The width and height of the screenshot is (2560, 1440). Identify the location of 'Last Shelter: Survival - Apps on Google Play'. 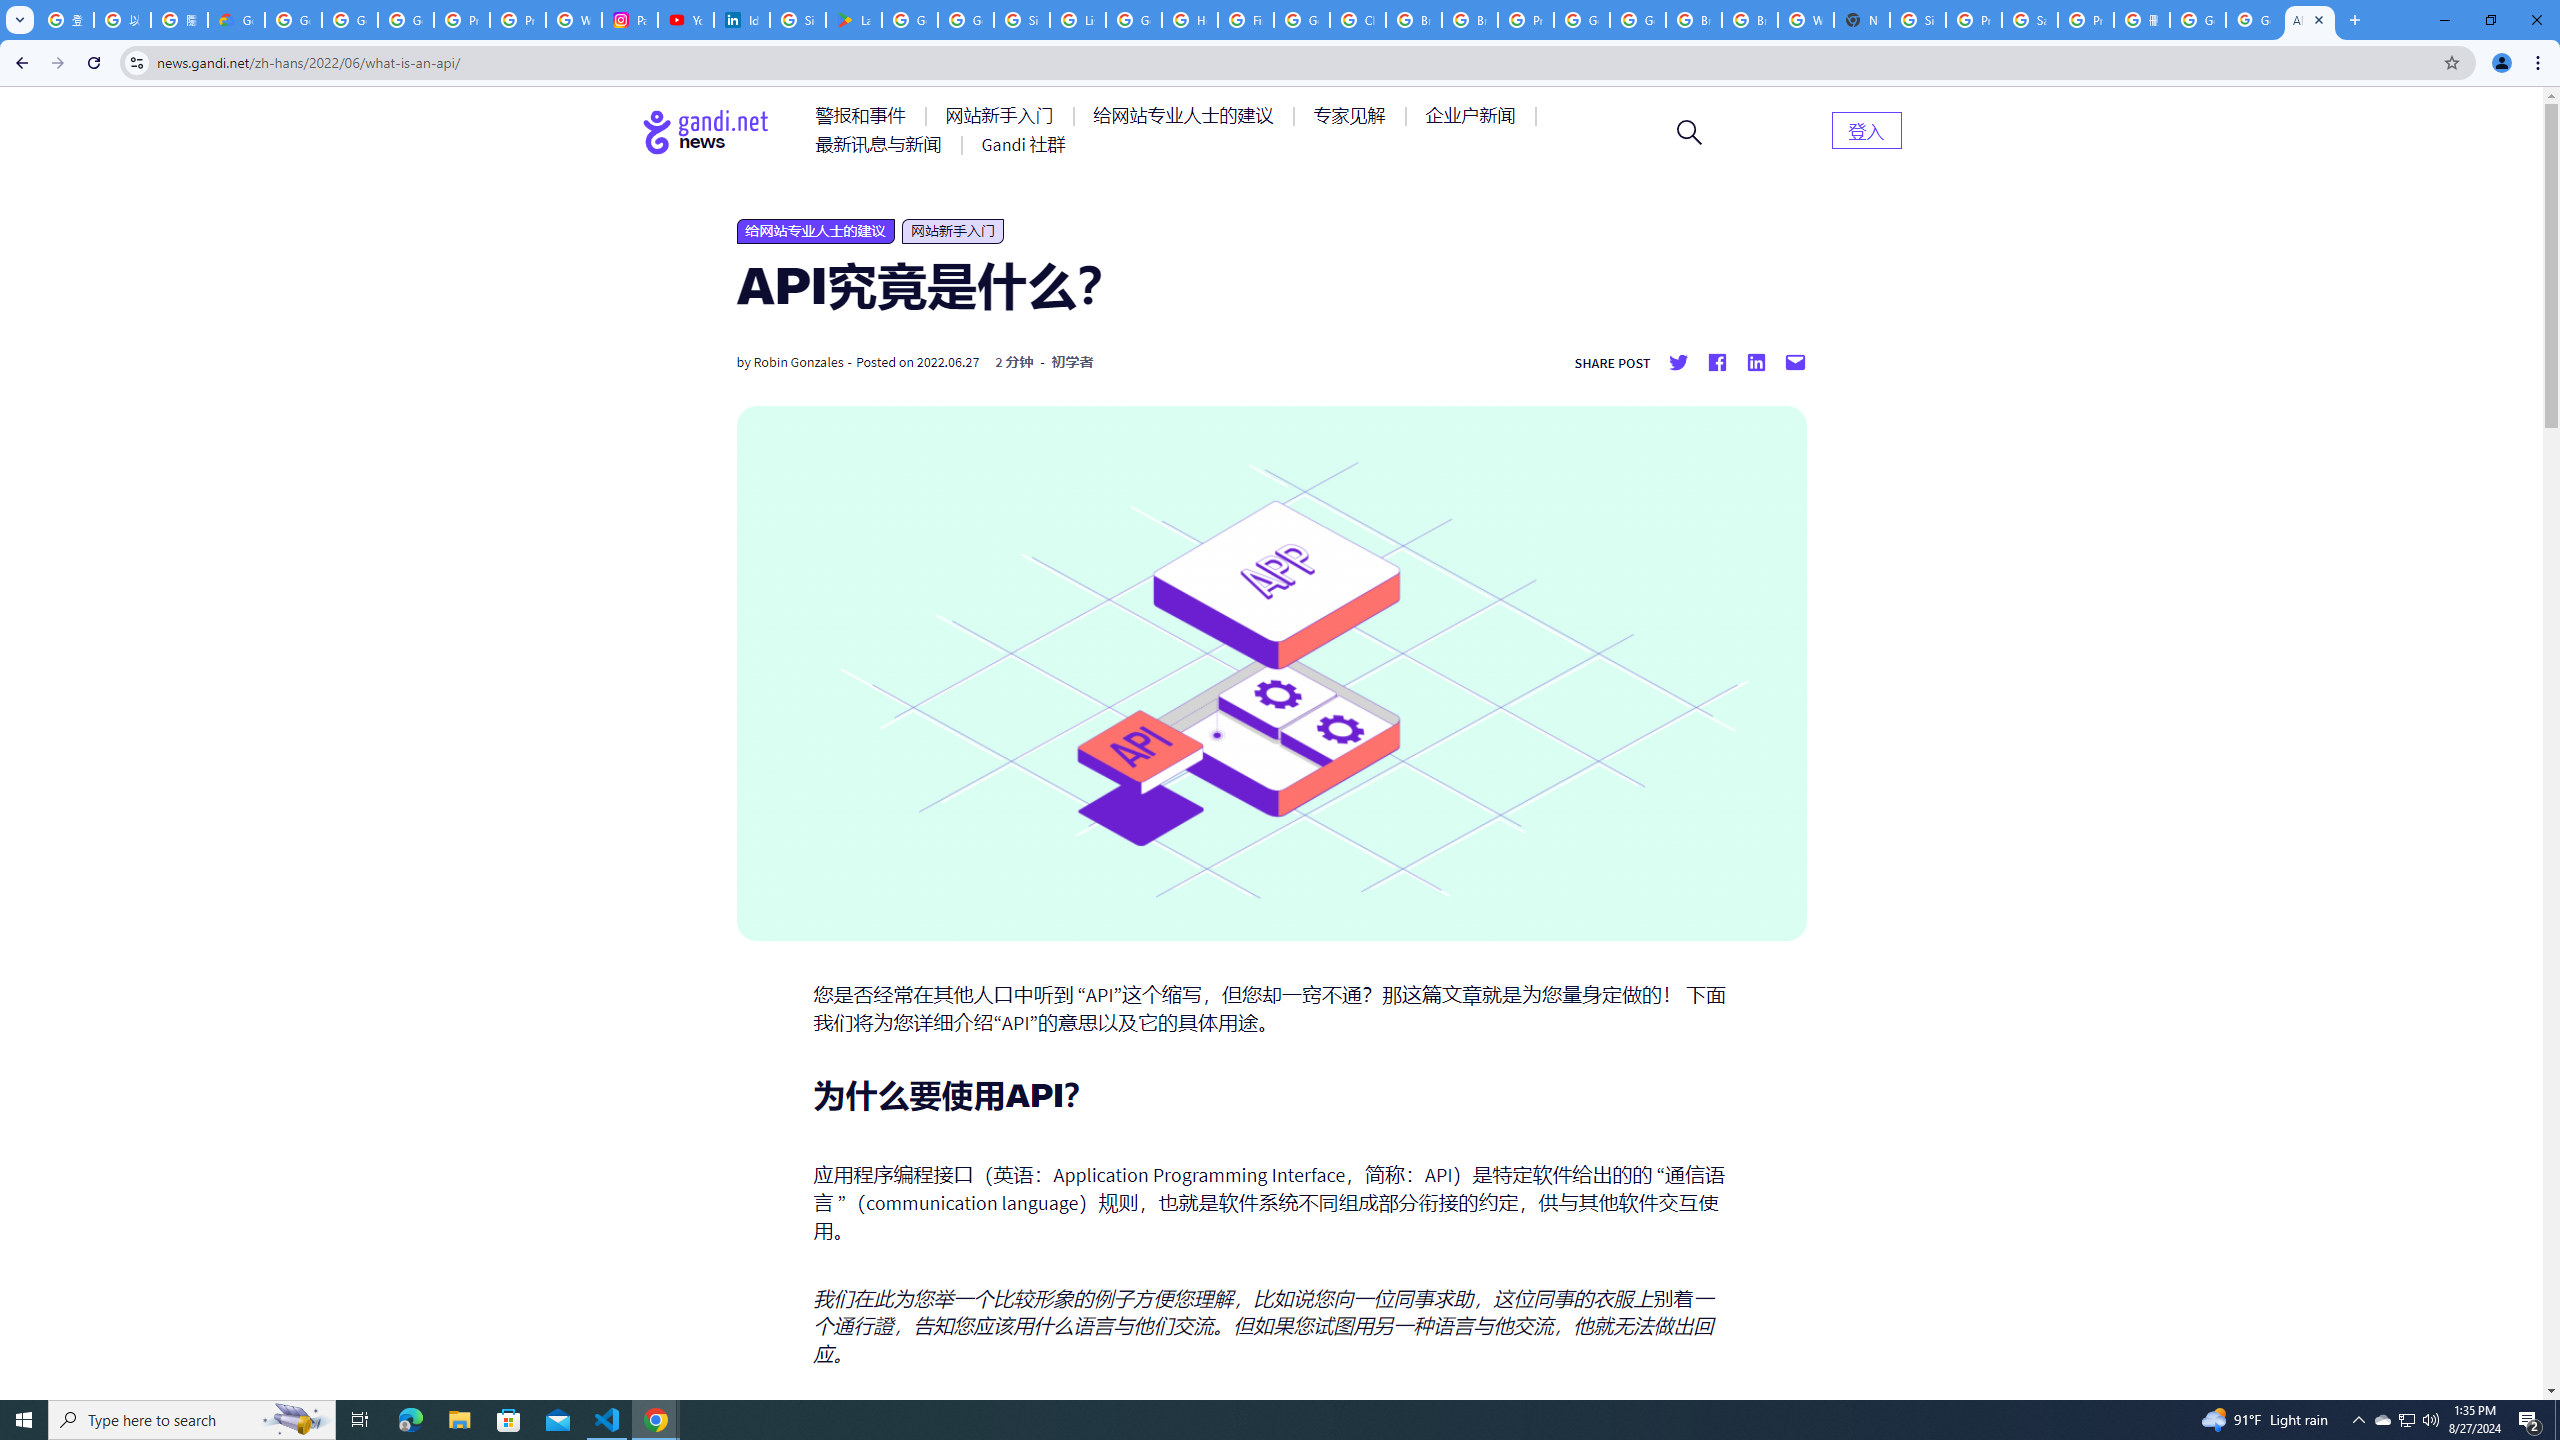
(852, 19).